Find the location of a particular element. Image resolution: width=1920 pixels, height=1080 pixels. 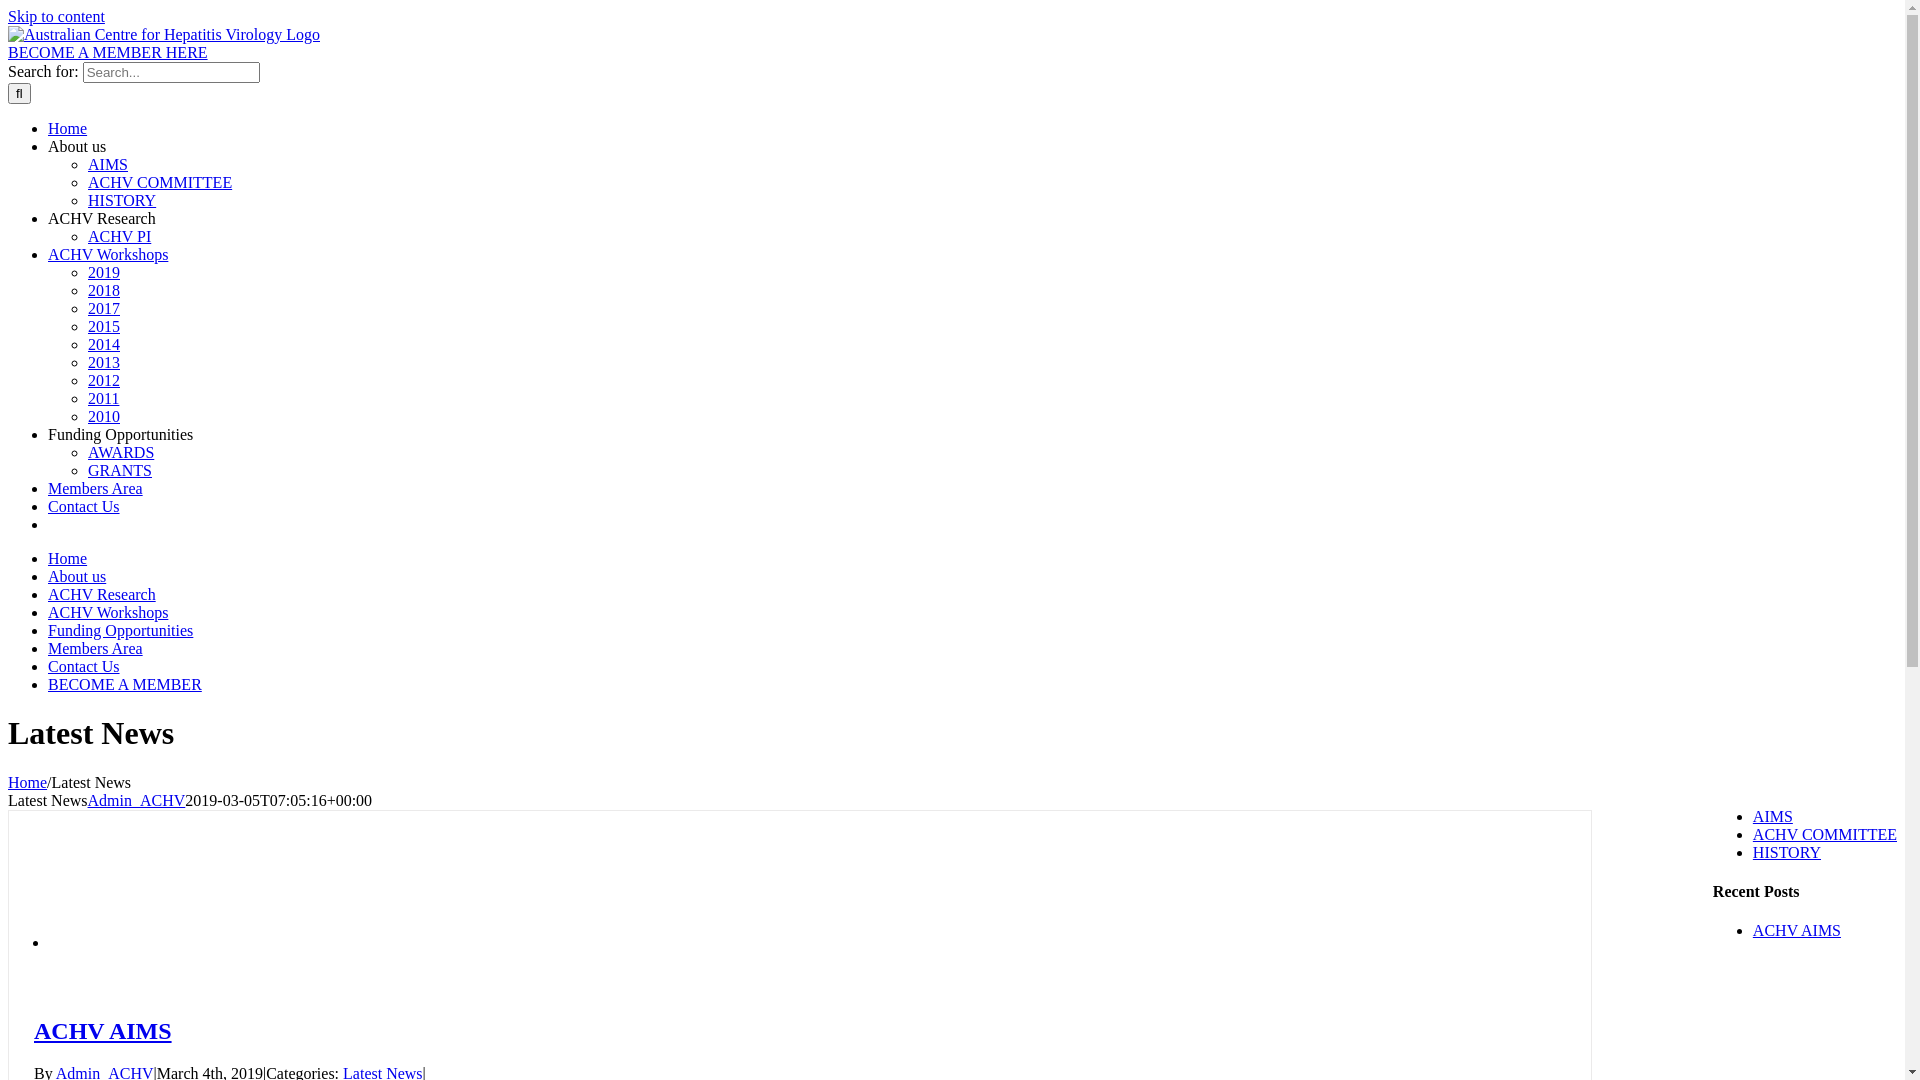

'2014' is located at coordinates (103, 343).